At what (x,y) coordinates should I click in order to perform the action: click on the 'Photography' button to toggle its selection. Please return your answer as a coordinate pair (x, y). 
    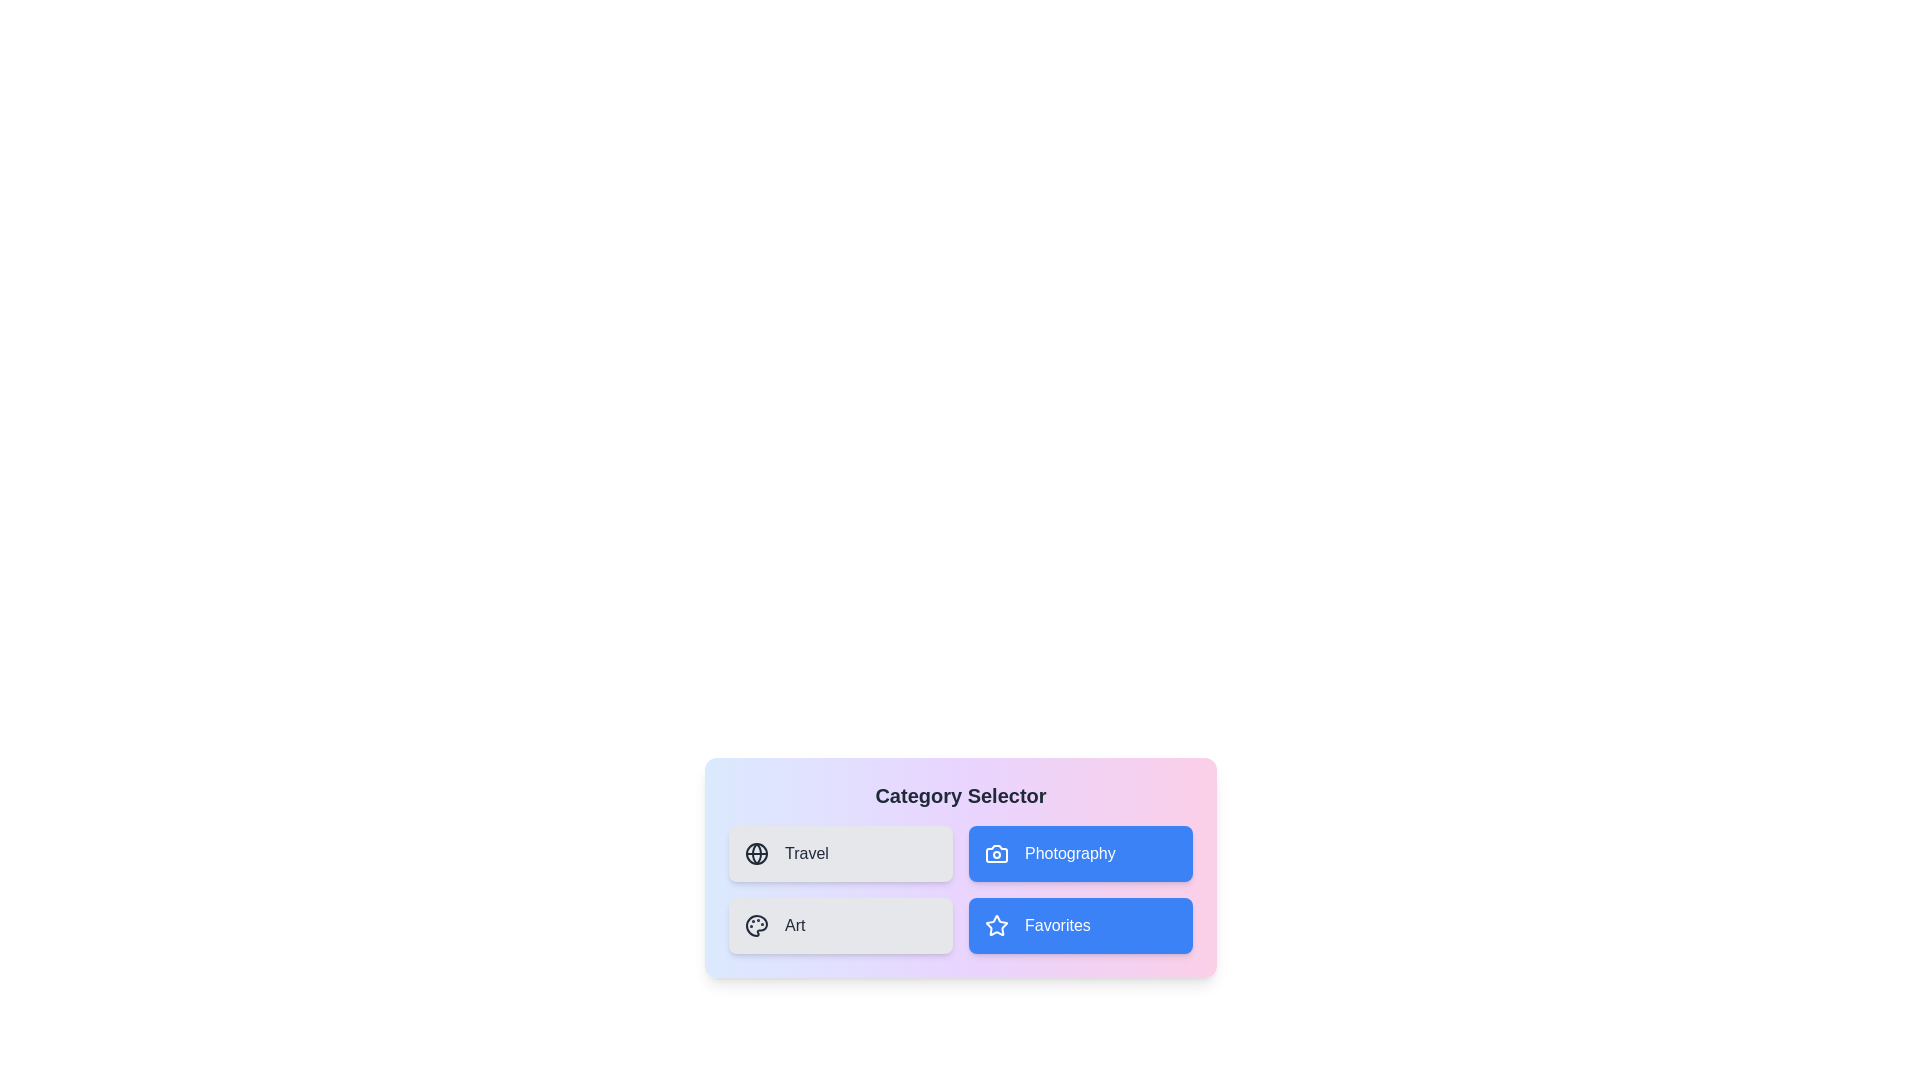
    Looking at the image, I should click on (1079, 853).